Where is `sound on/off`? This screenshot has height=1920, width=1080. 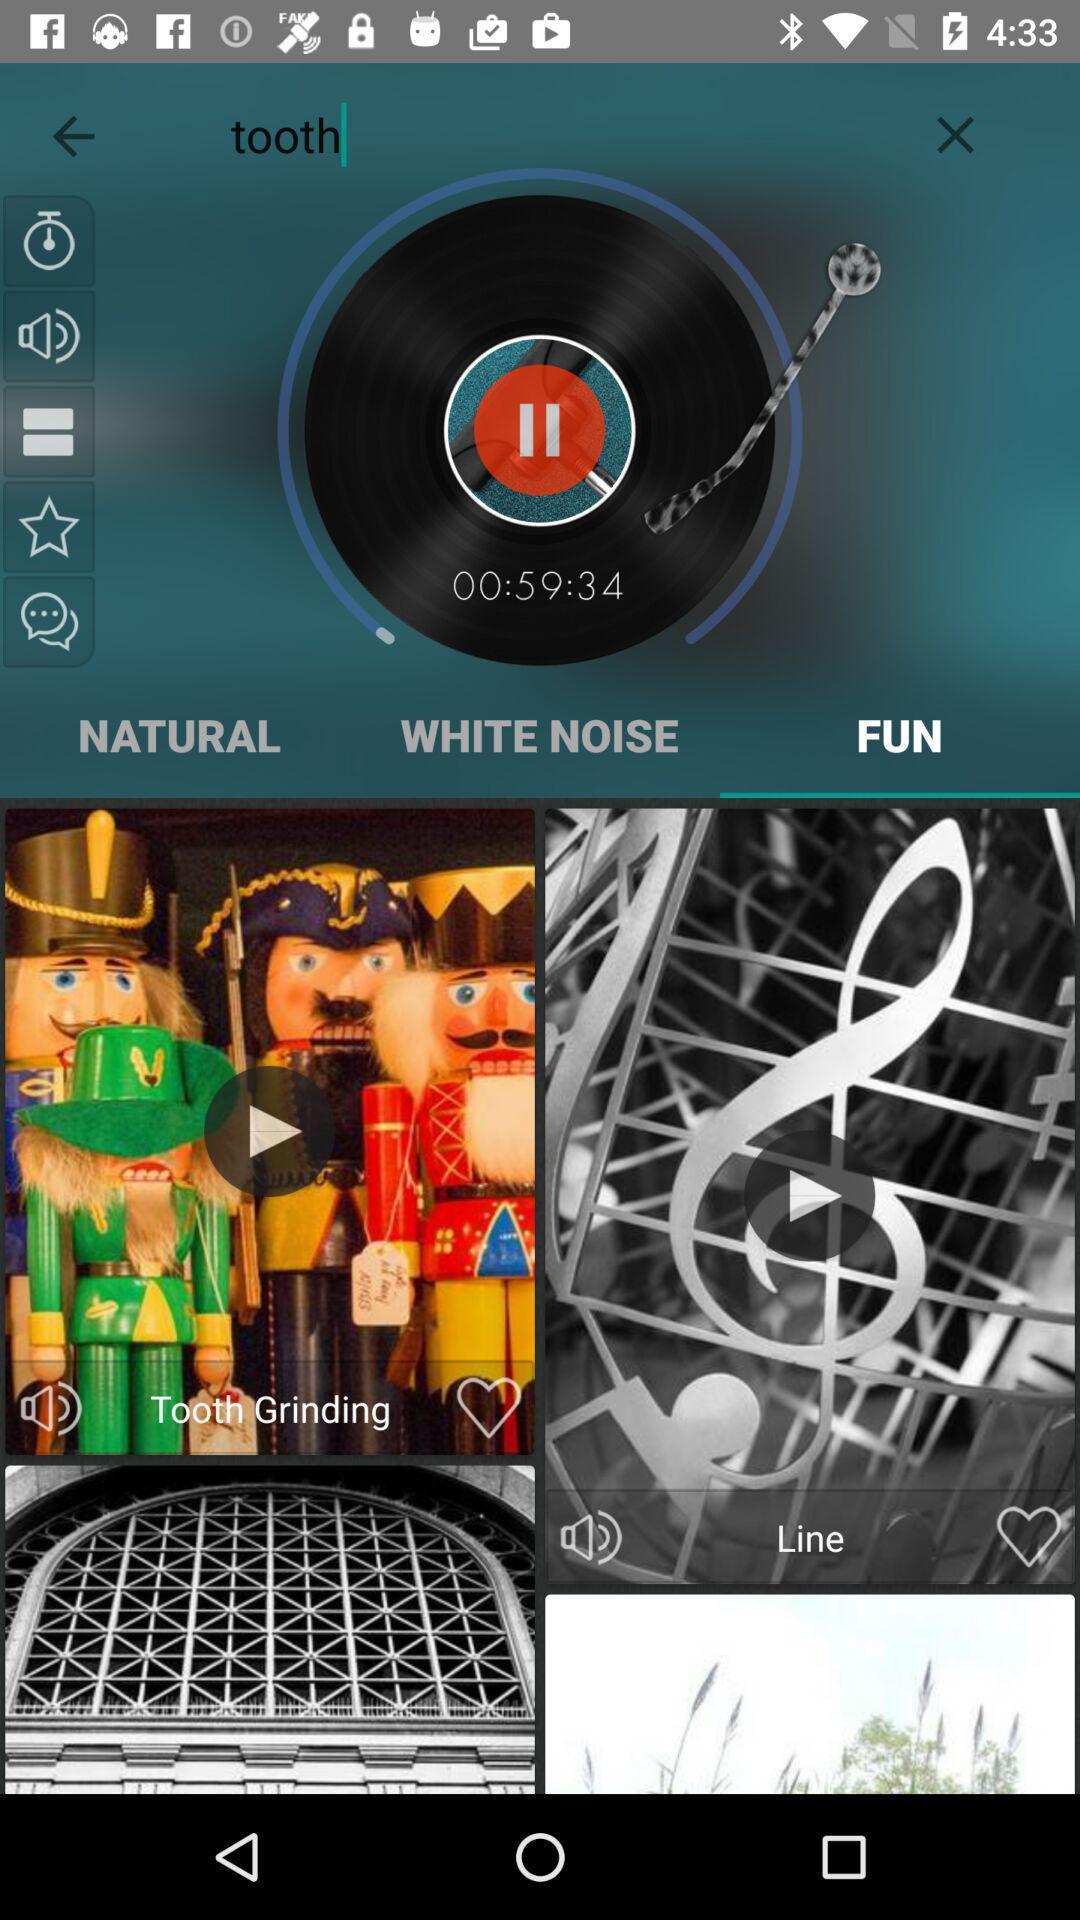 sound on/off is located at coordinates (50, 1407).